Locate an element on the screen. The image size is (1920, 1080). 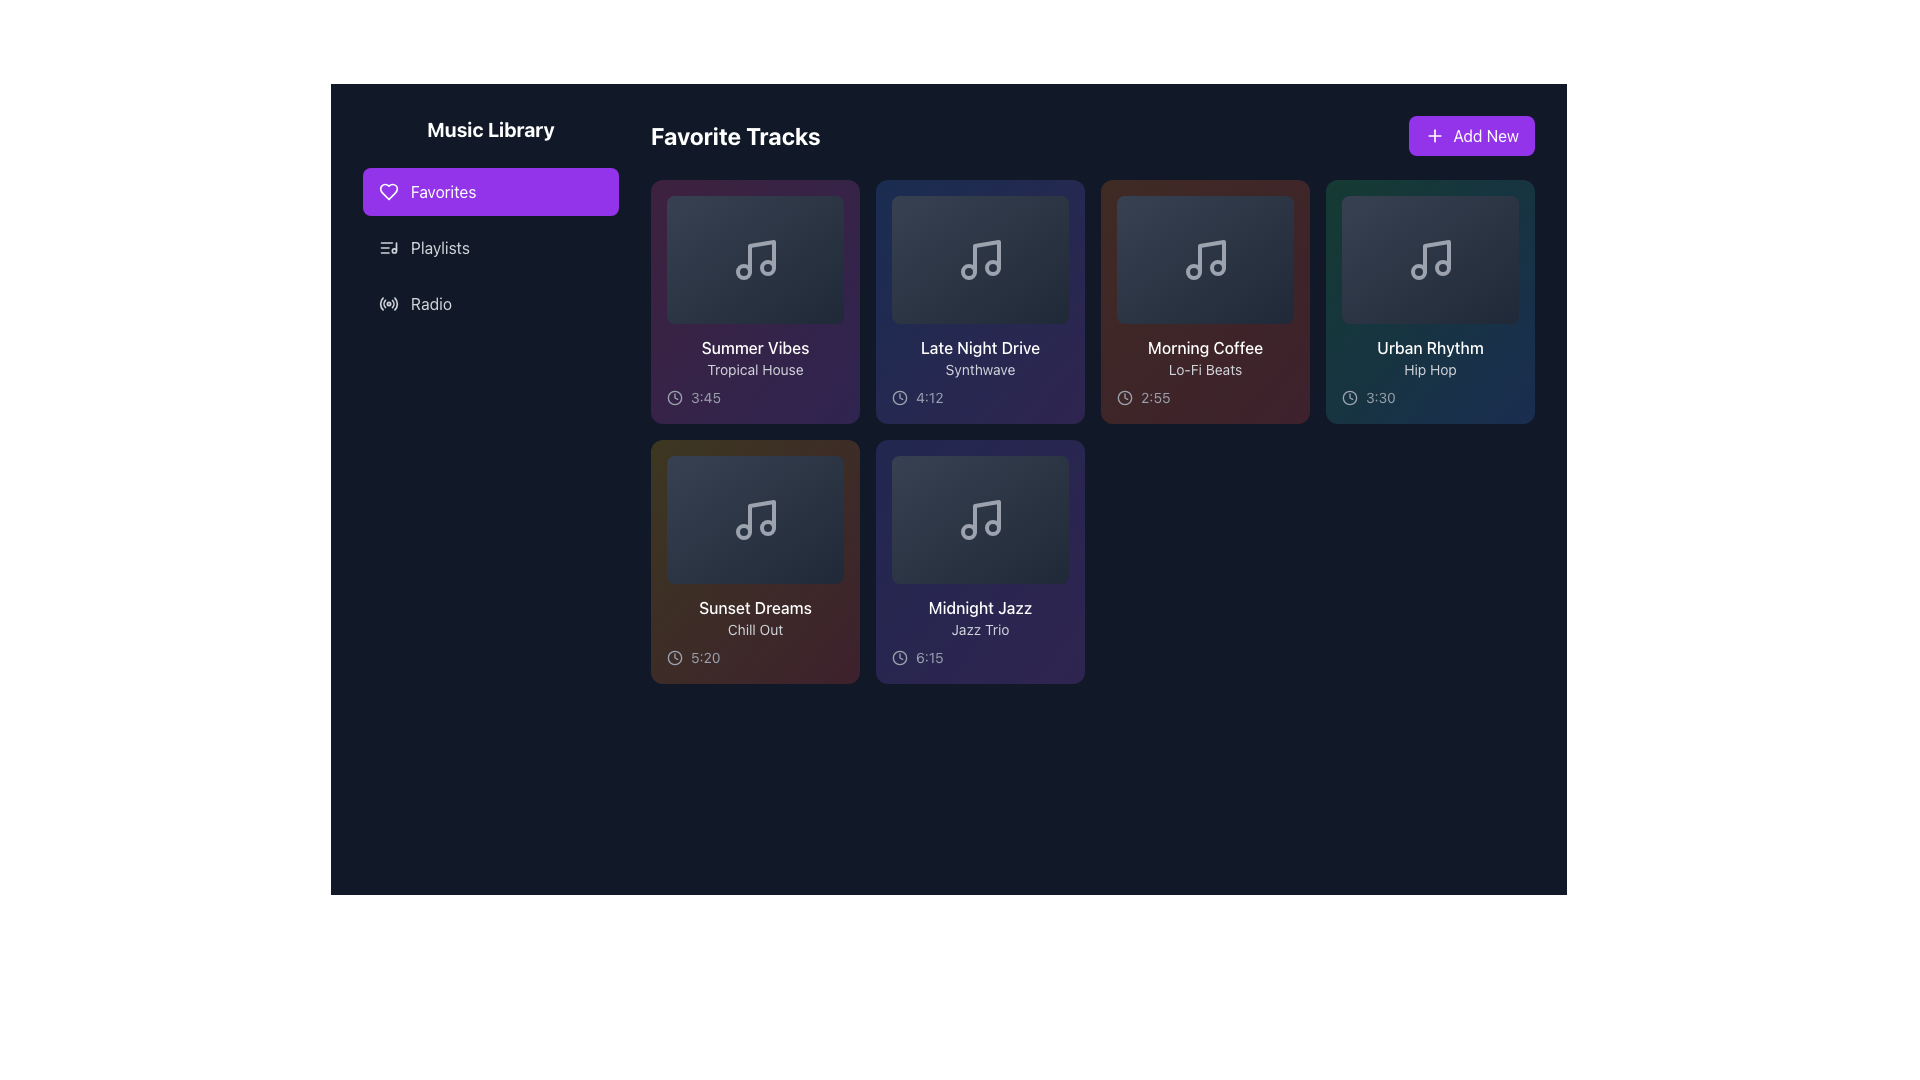
the vector graphic representing a musical note in the 'Favorite Tracks' section, located in the first card on the top left is located at coordinates (760, 256).